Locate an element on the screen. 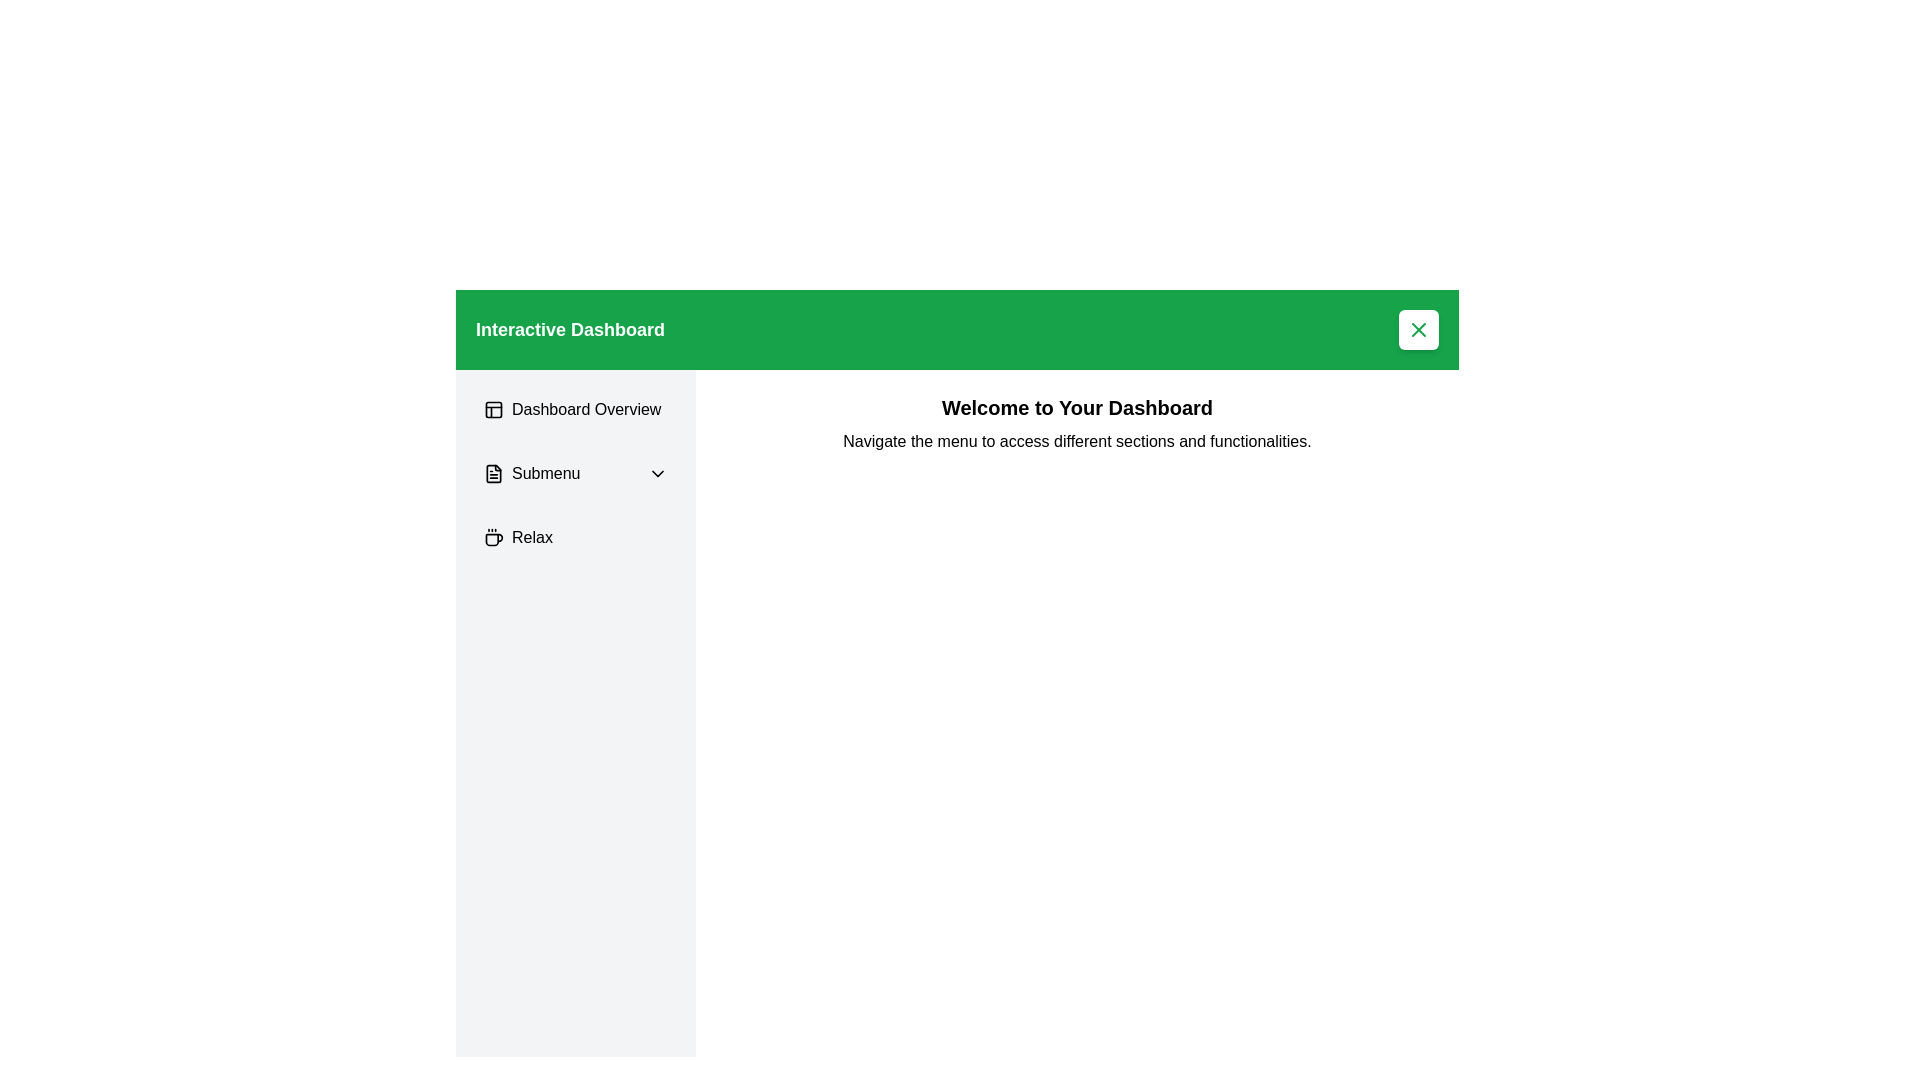 Image resolution: width=1920 pixels, height=1080 pixels. the Menu Label with Icon located in the vertical navigation sidebar is located at coordinates (532, 474).